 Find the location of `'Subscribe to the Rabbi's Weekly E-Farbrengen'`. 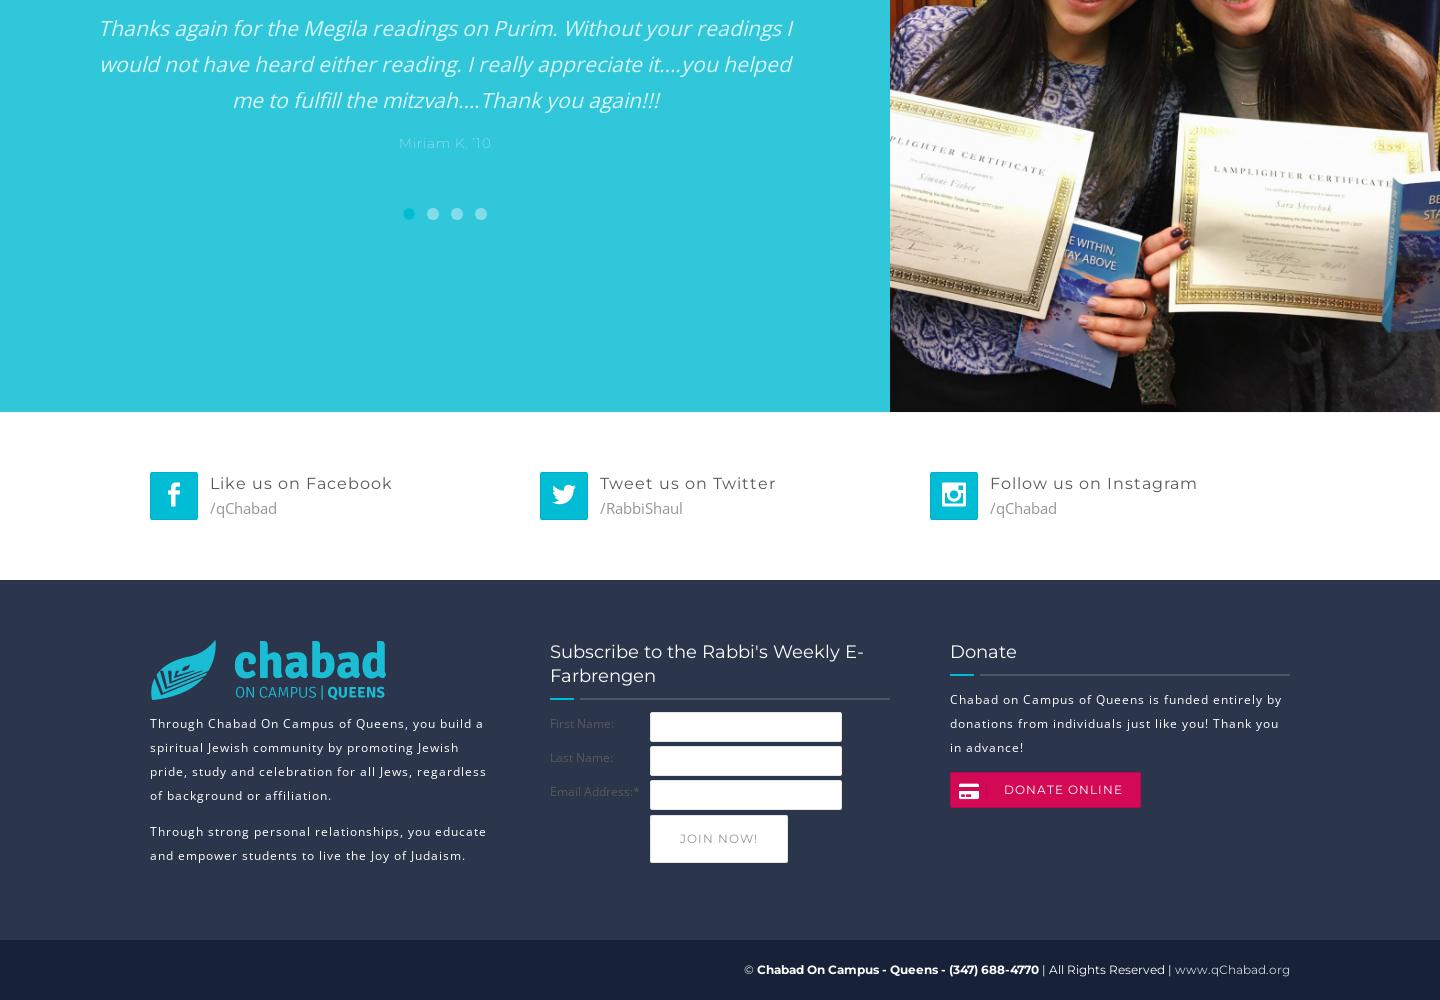

'Subscribe to the Rabbi's Weekly E-Farbrengen' is located at coordinates (549, 664).